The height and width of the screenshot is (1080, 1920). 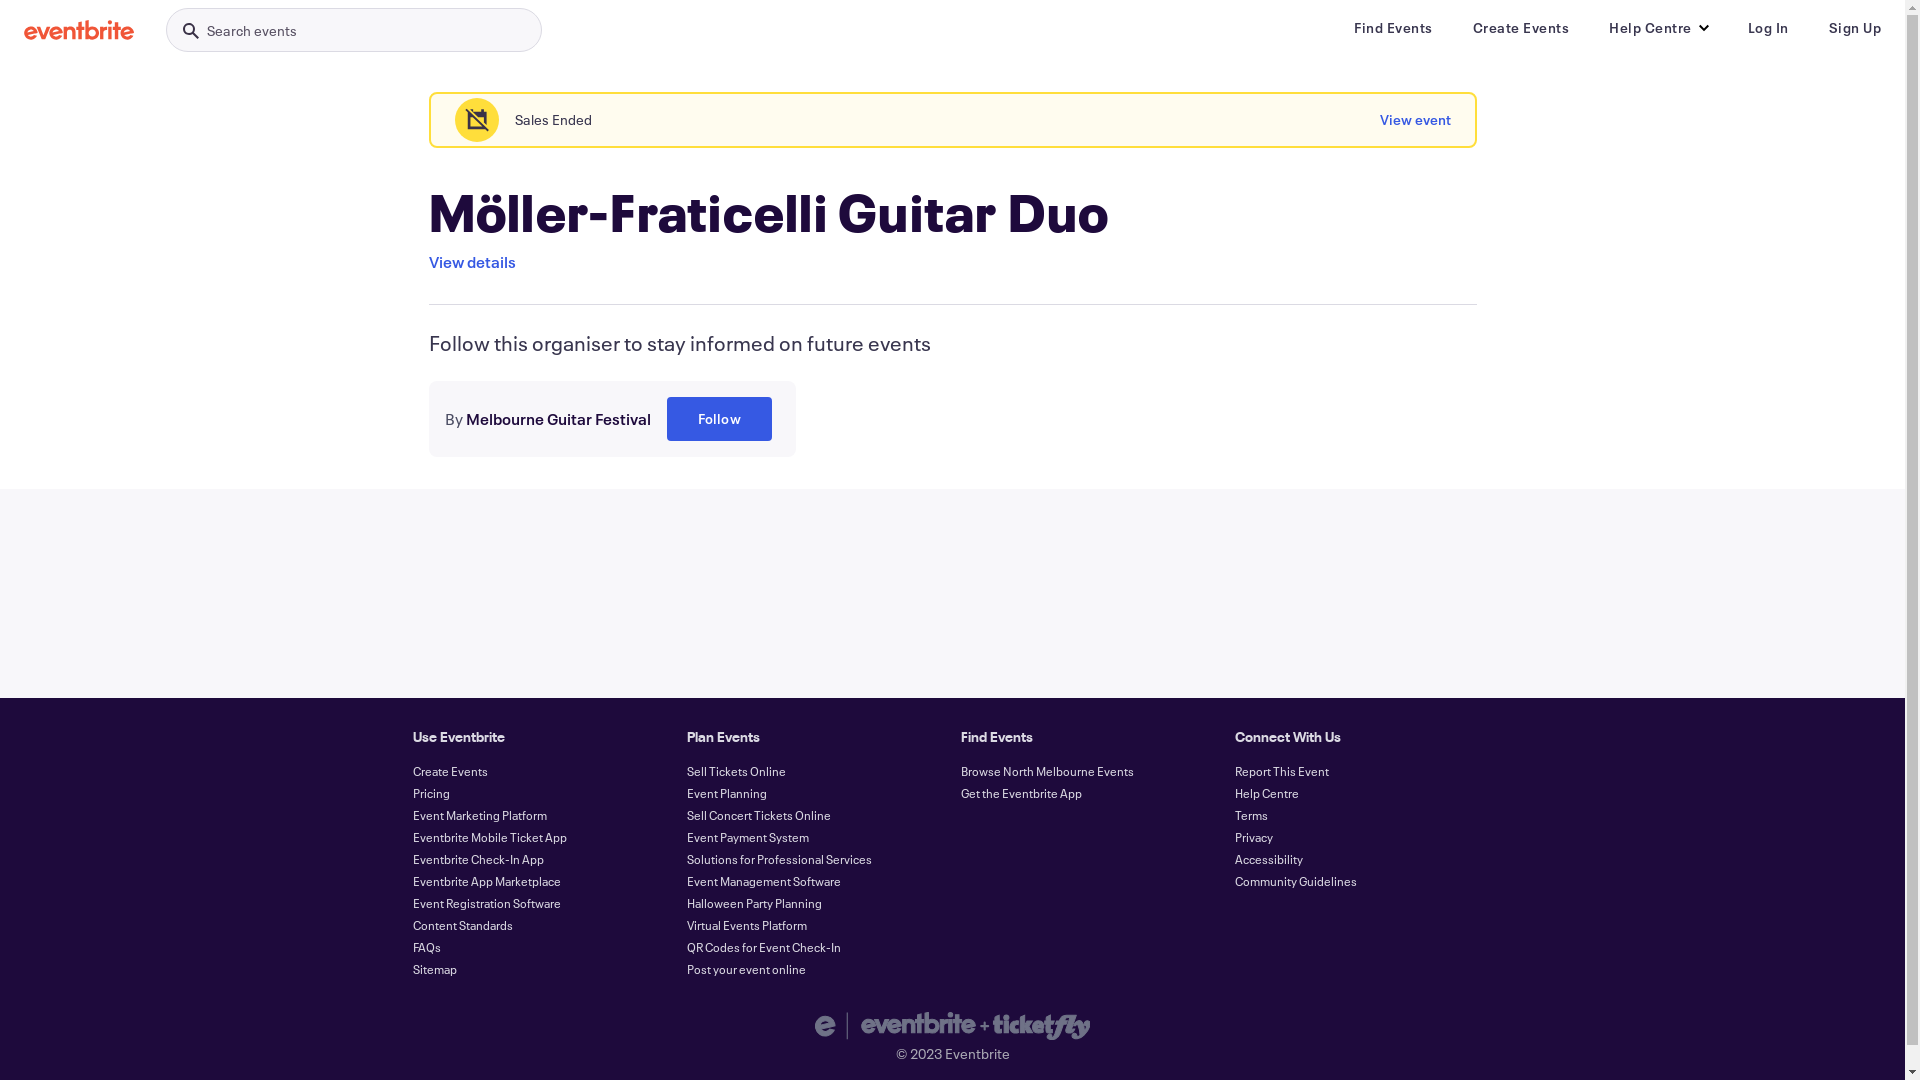 I want to click on 'Follow', so click(x=718, y=418).